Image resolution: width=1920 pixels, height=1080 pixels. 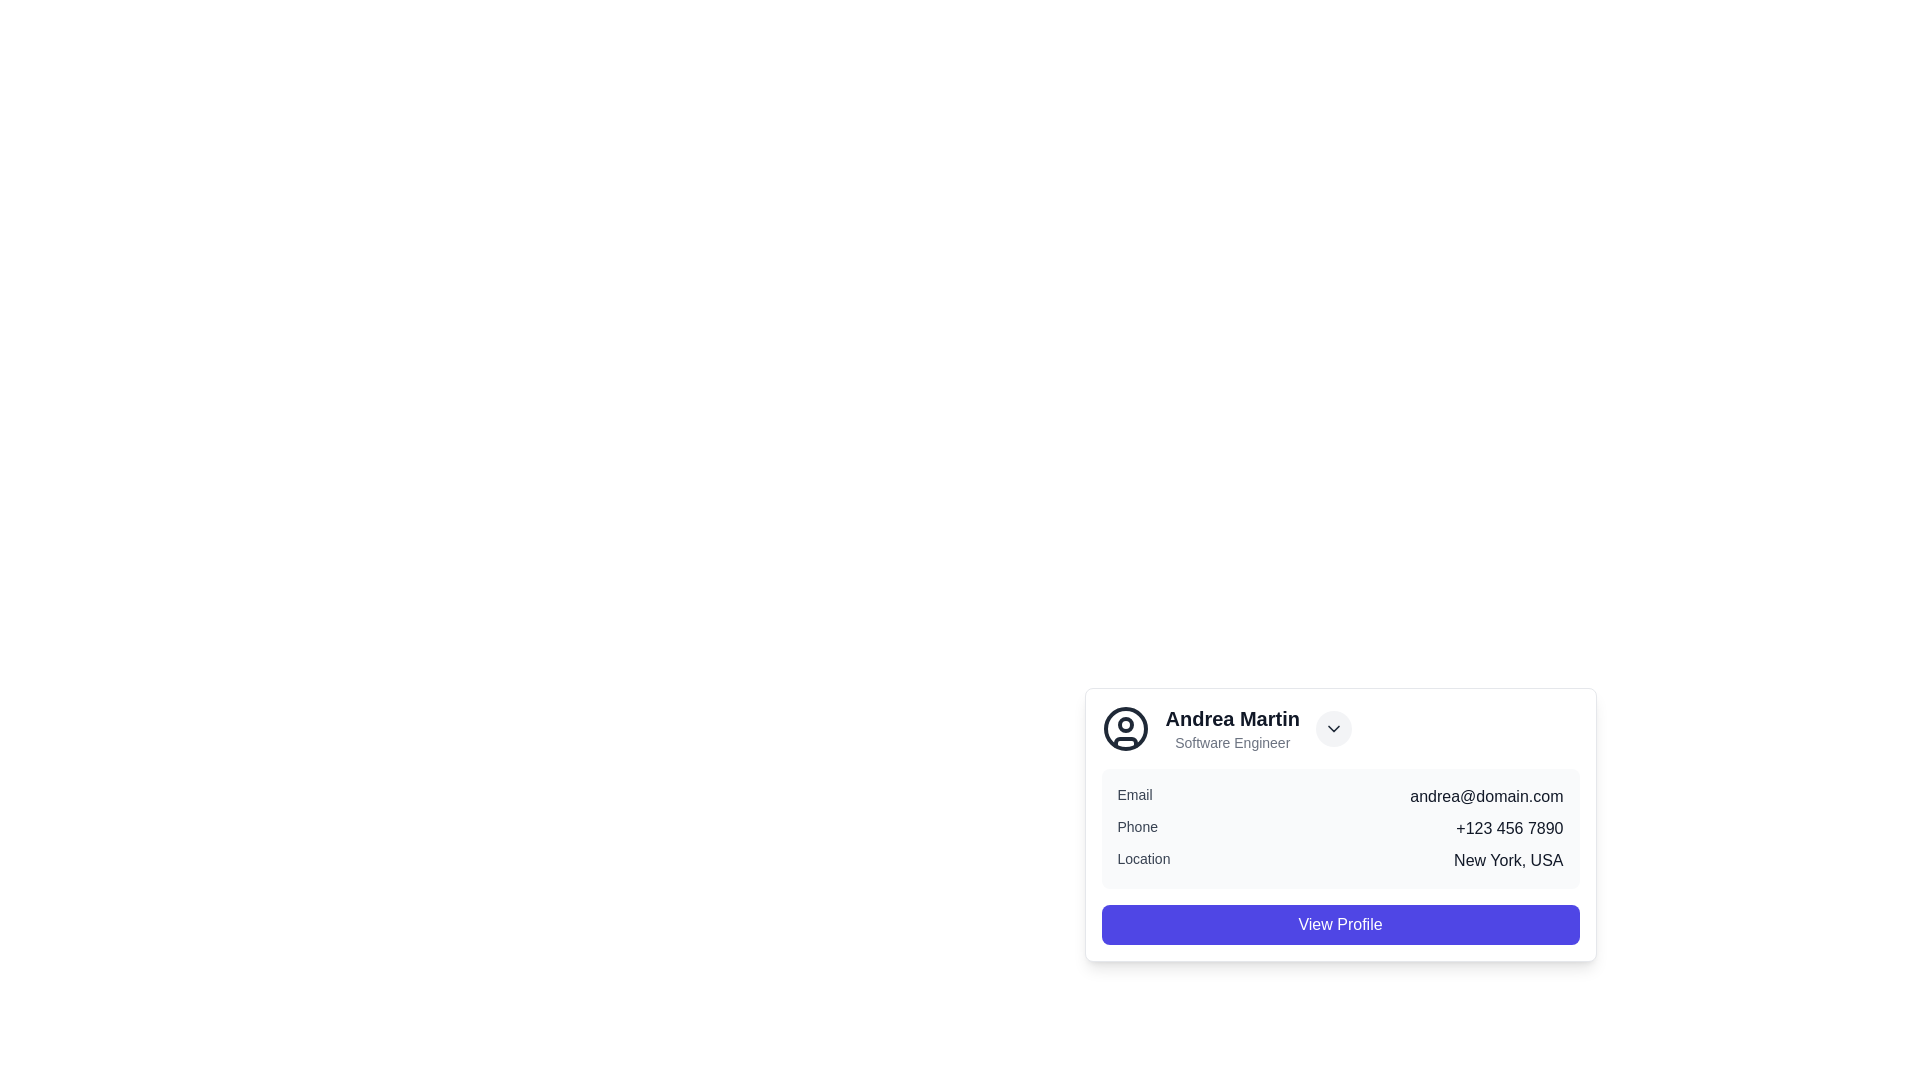 What do you see at coordinates (1125, 729) in the screenshot?
I see `the SVG image icon representing the user's avatar located at the top-left corner of the user profile card, adjacent to the text 'Andrea Martin' and 'Software Engineer' to interact with the profile` at bounding box center [1125, 729].